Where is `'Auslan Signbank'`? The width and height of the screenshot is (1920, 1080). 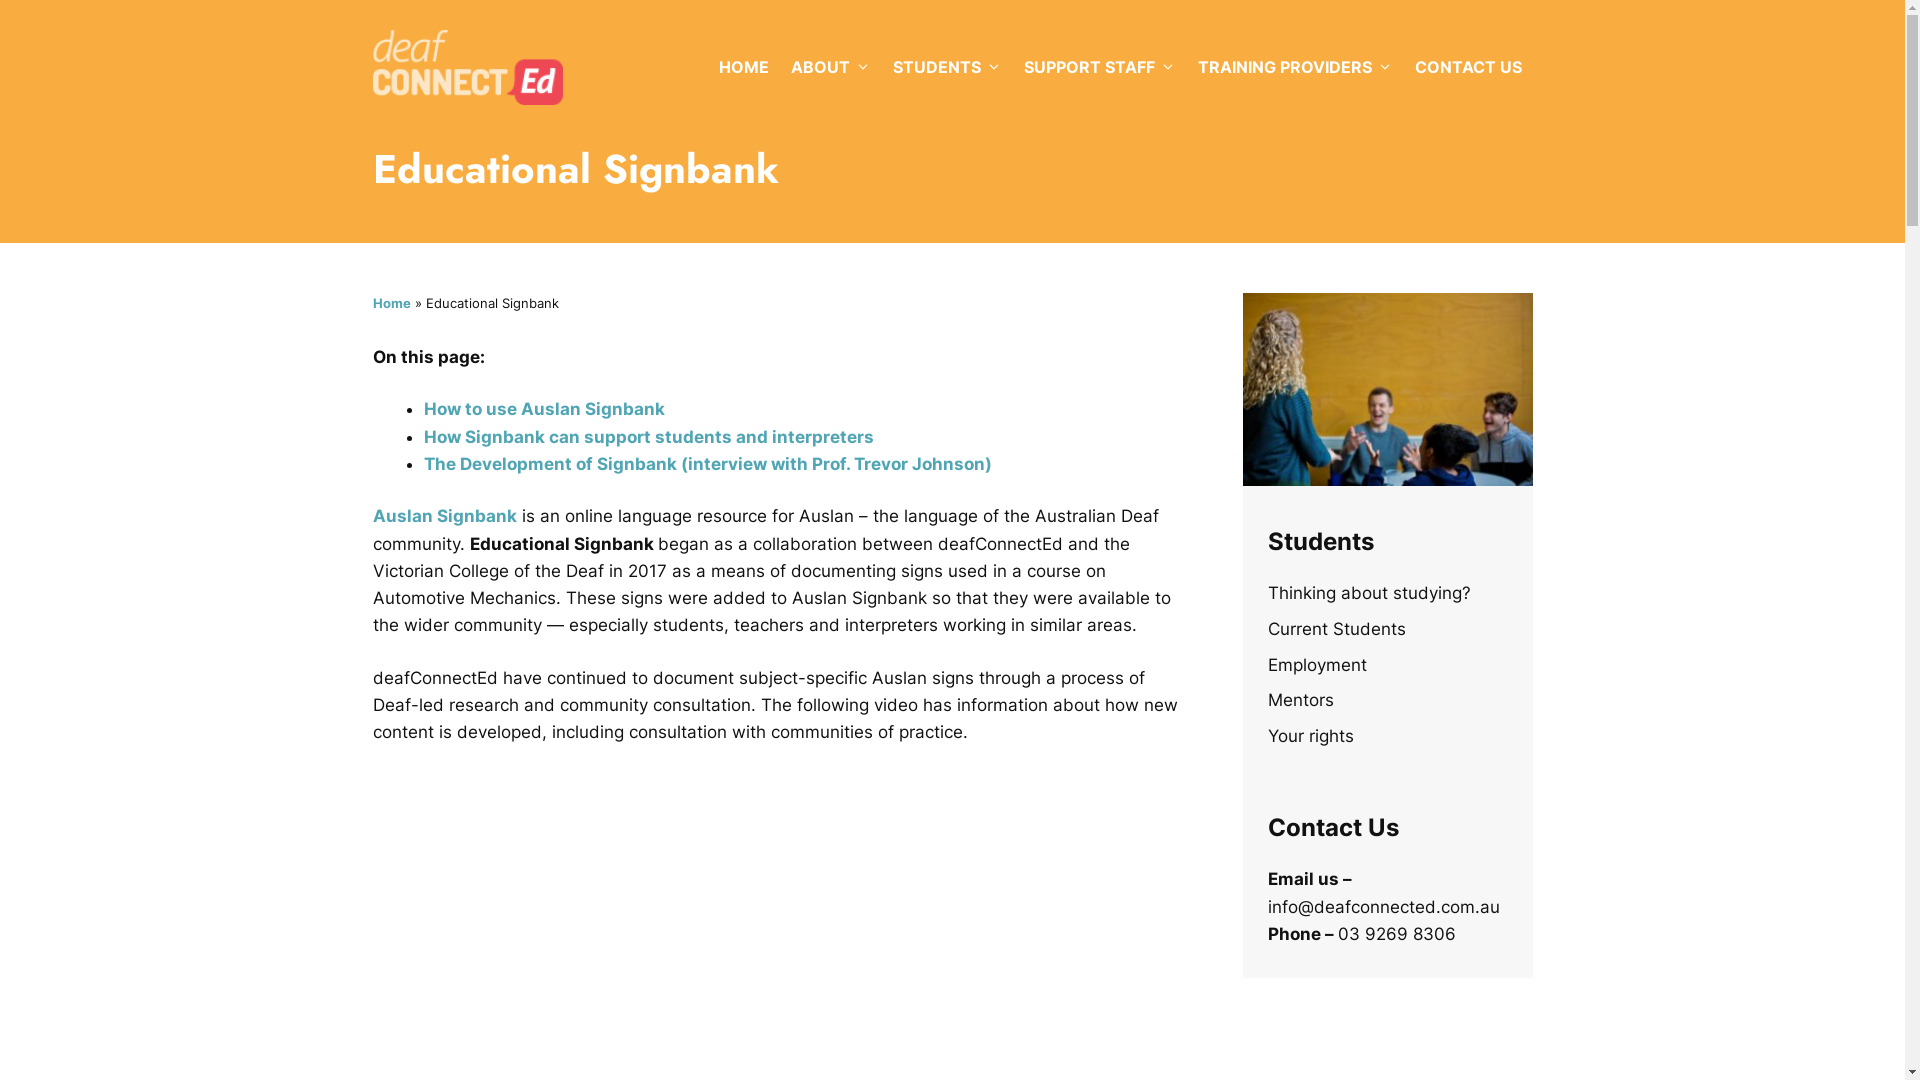
'Auslan Signbank' is located at coordinates (443, 515).